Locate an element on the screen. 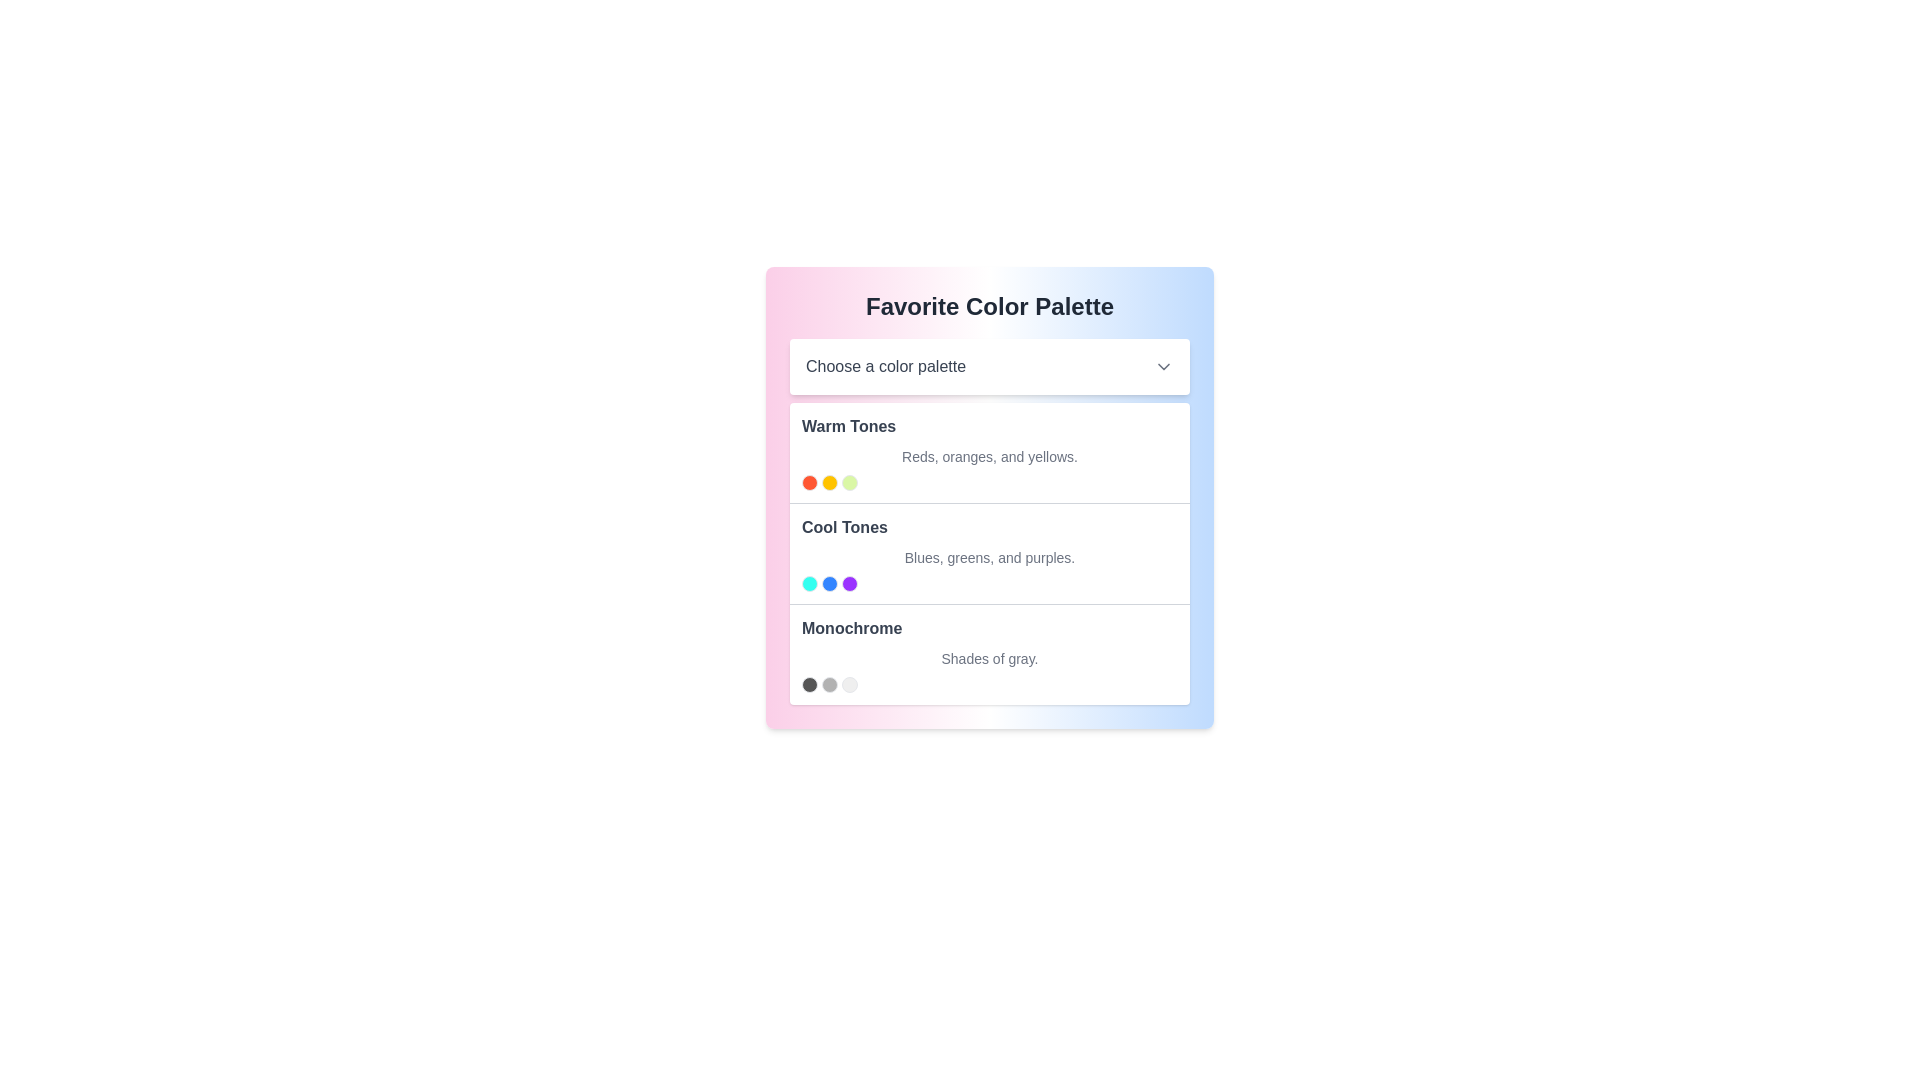 Image resolution: width=1920 pixels, height=1080 pixels. the description of the color theme in the Selection List Item labeled 'Choose a color palette', which is the second section within the dropdown menu beneath 'Favorite Color Palette' is located at coordinates (989, 520).